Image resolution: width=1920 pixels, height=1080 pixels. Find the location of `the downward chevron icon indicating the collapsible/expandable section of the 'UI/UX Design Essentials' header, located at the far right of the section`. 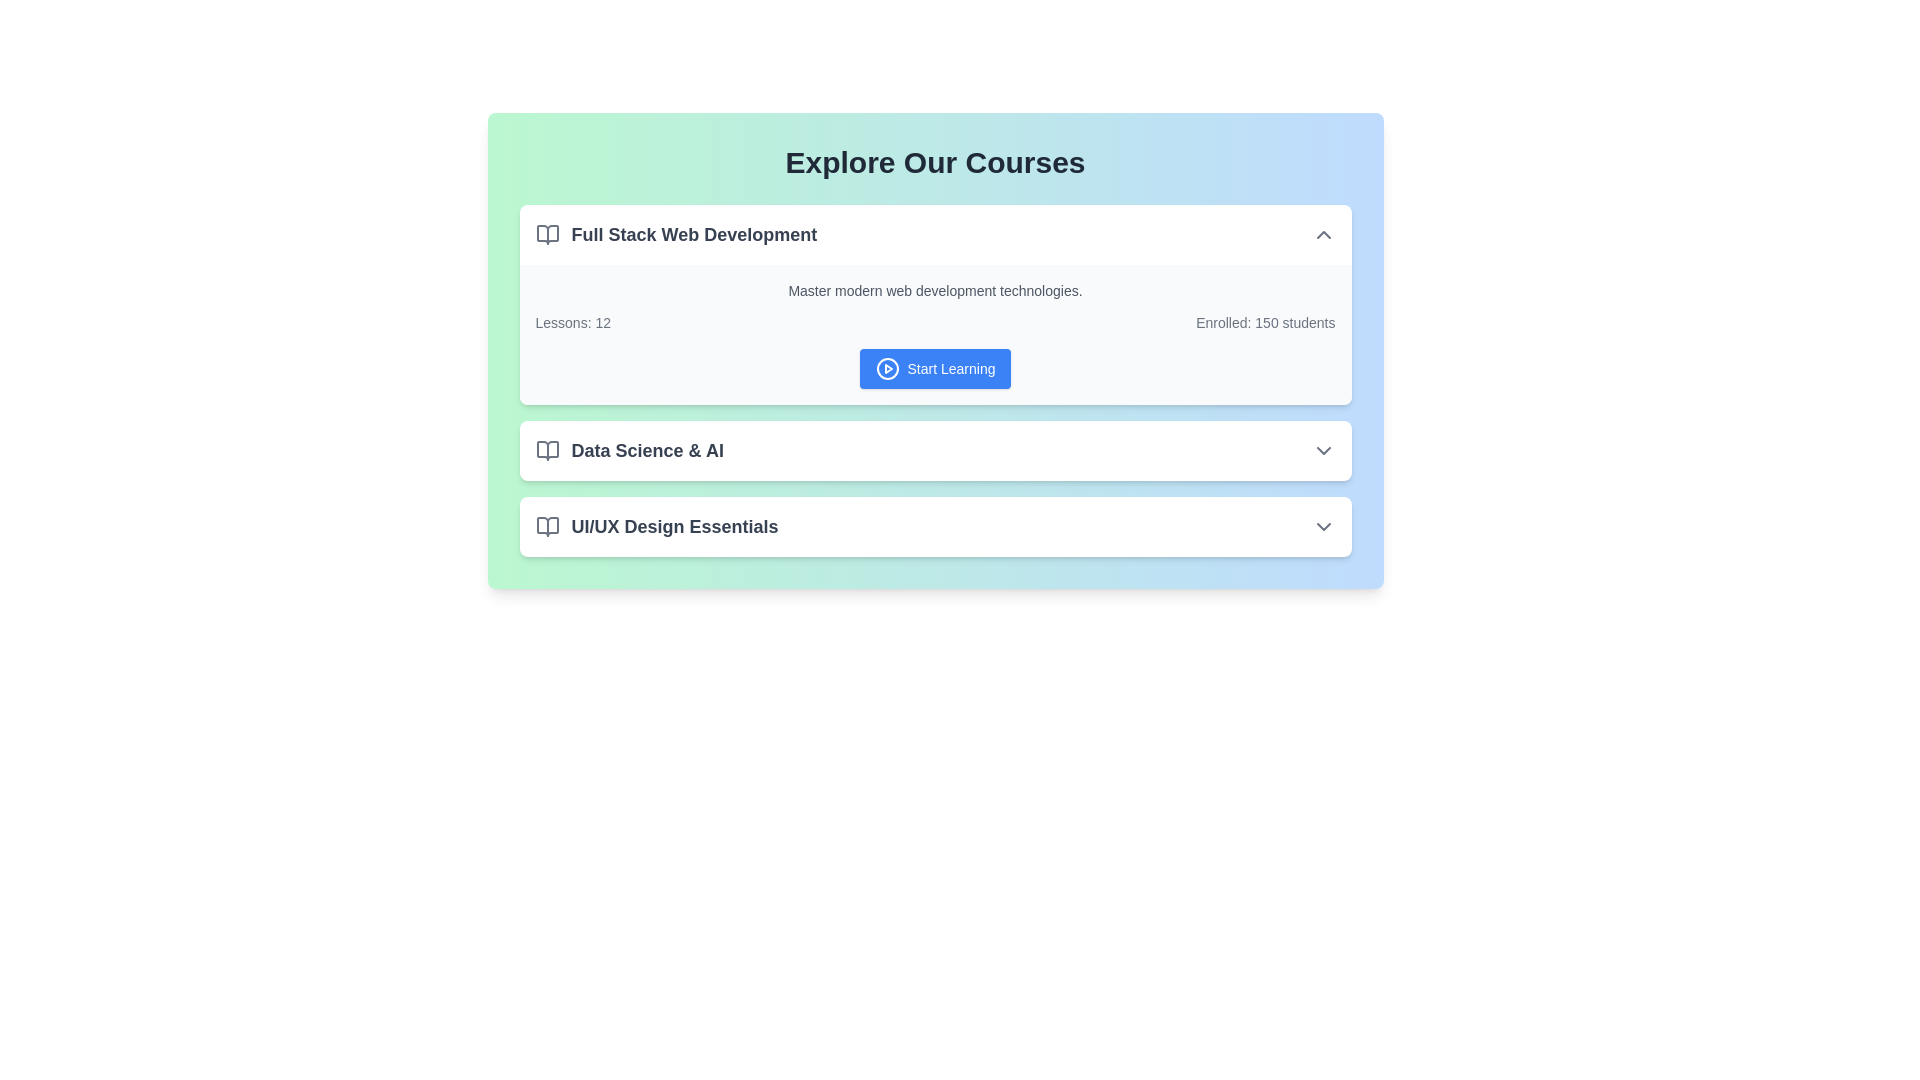

the downward chevron icon indicating the collapsible/expandable section of the 'UI/UX Design Essentials' header, located at the far right of the section is located at coordinates (1323, 526).